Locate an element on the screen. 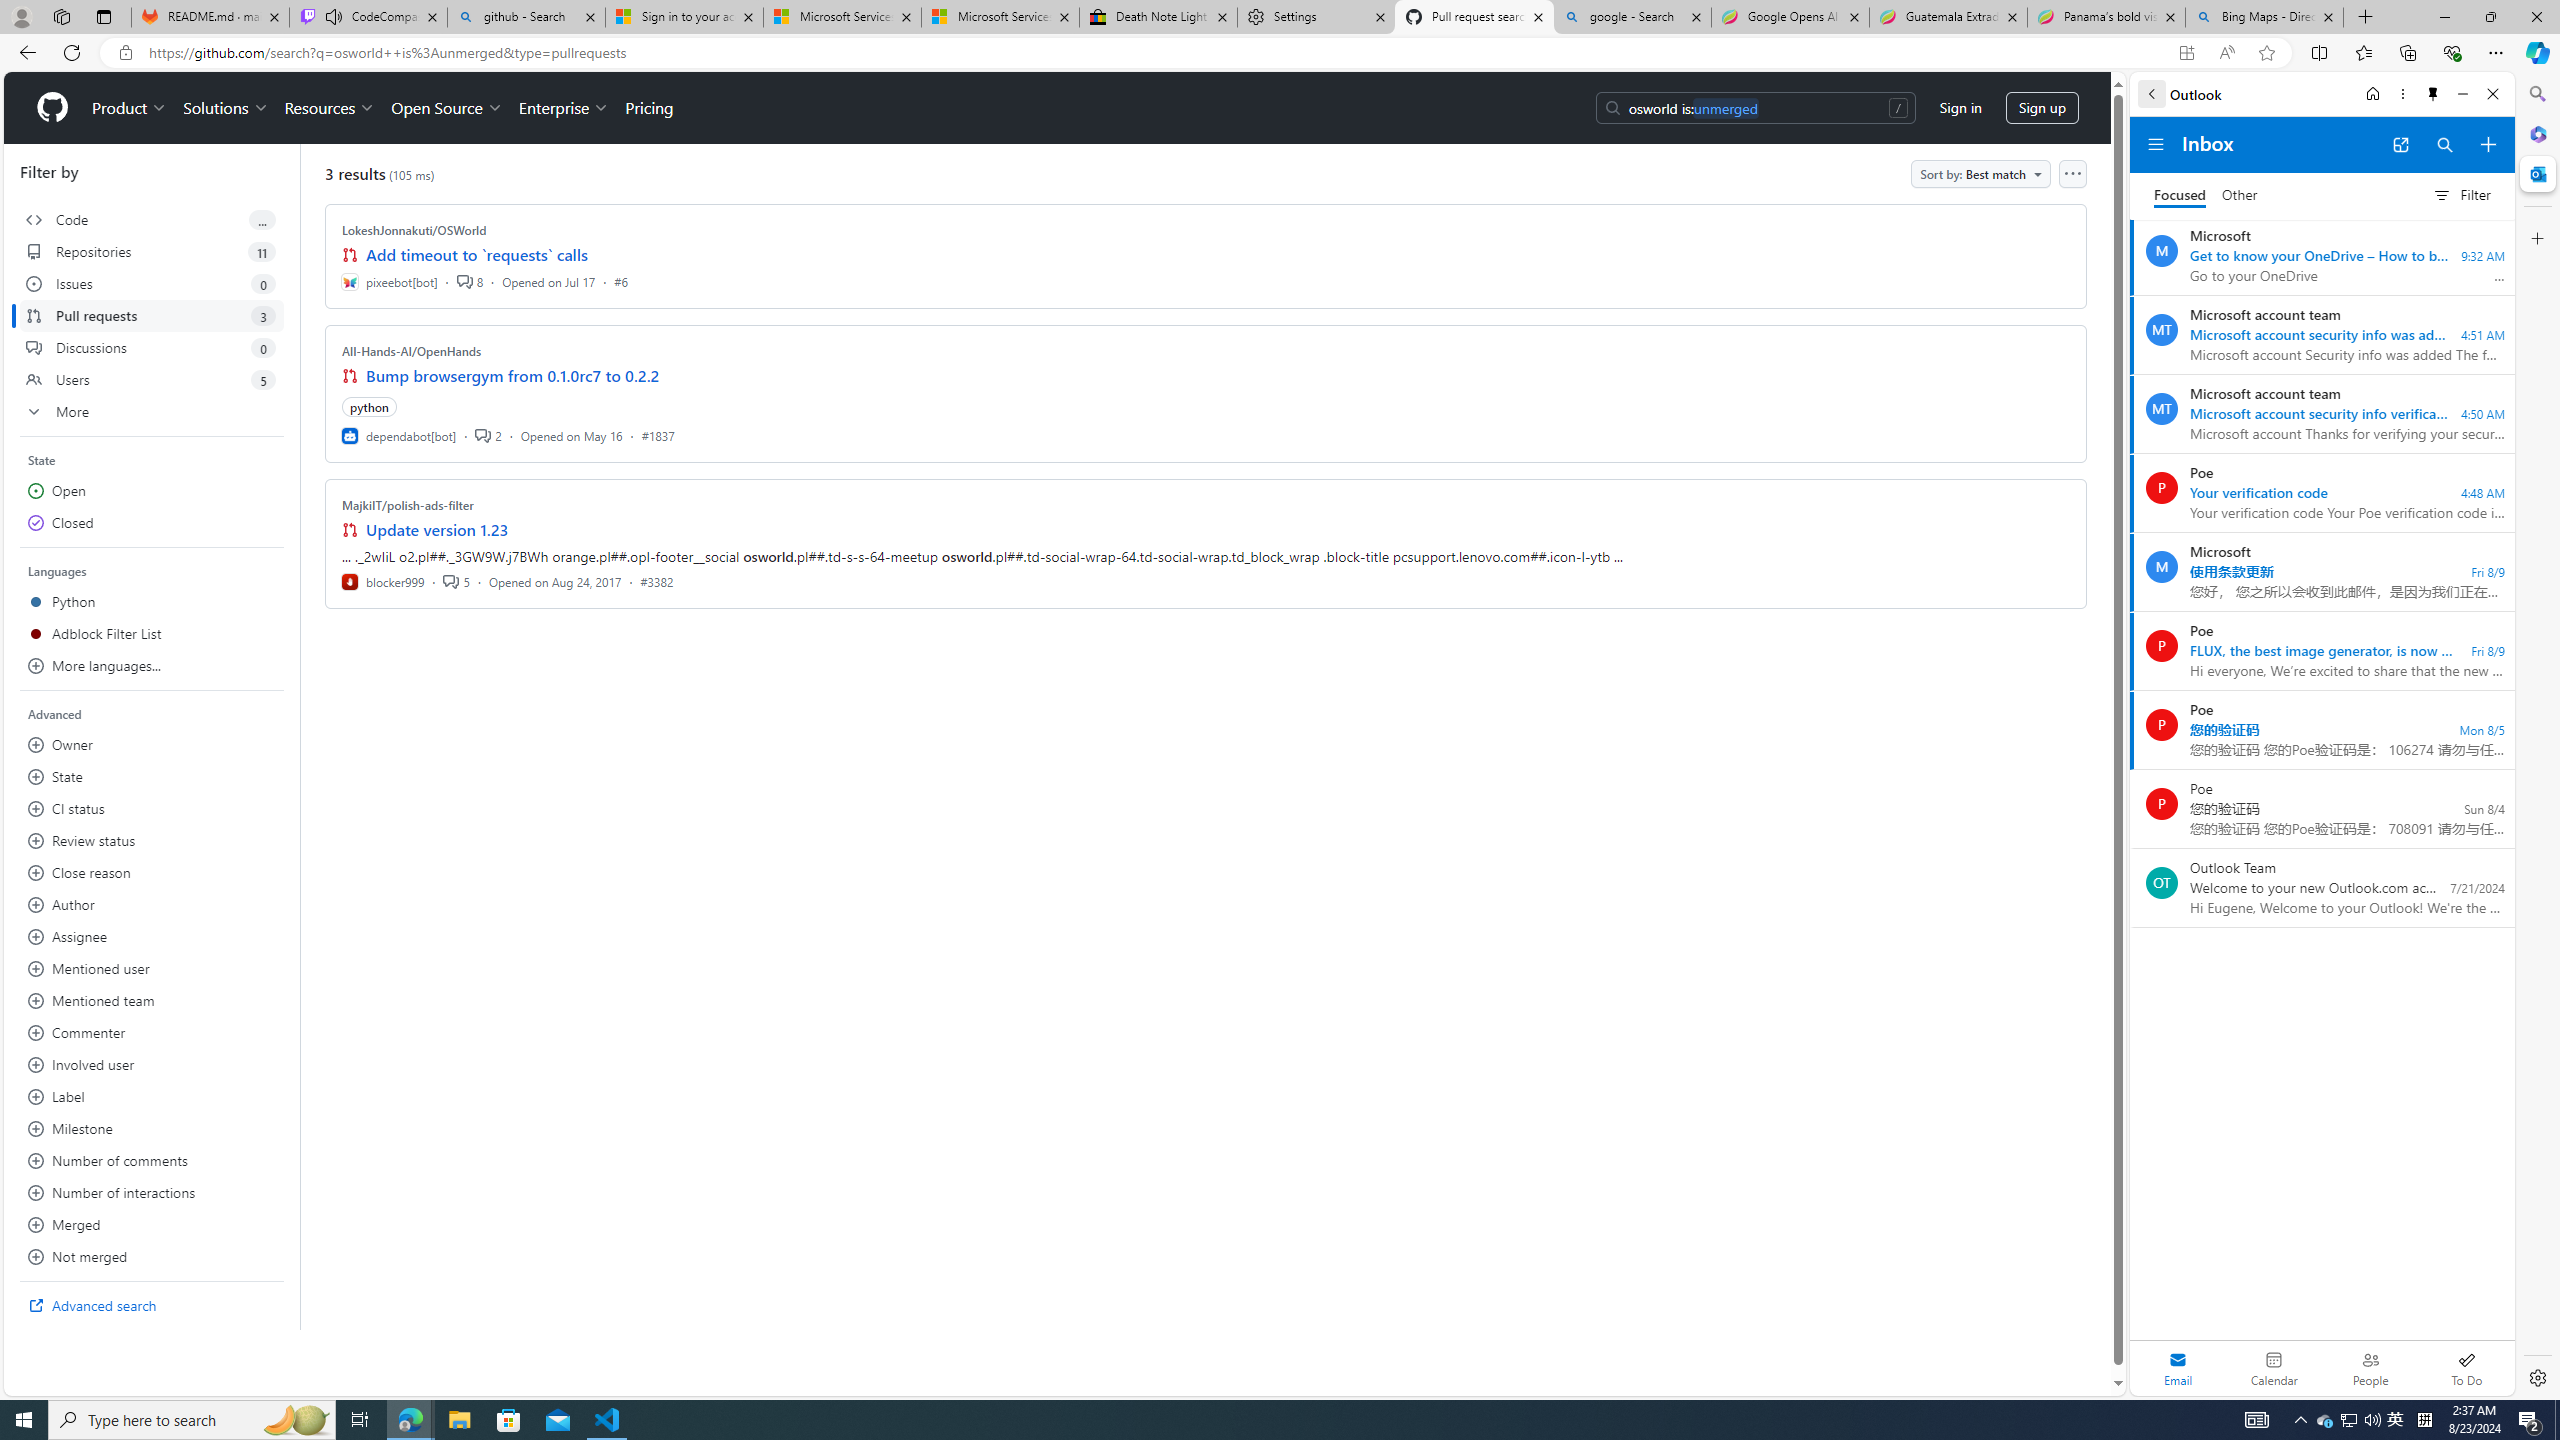 The width and height of the screenshot is (2560, 1440). 'Filter' is located at coordinates (2461, 195).